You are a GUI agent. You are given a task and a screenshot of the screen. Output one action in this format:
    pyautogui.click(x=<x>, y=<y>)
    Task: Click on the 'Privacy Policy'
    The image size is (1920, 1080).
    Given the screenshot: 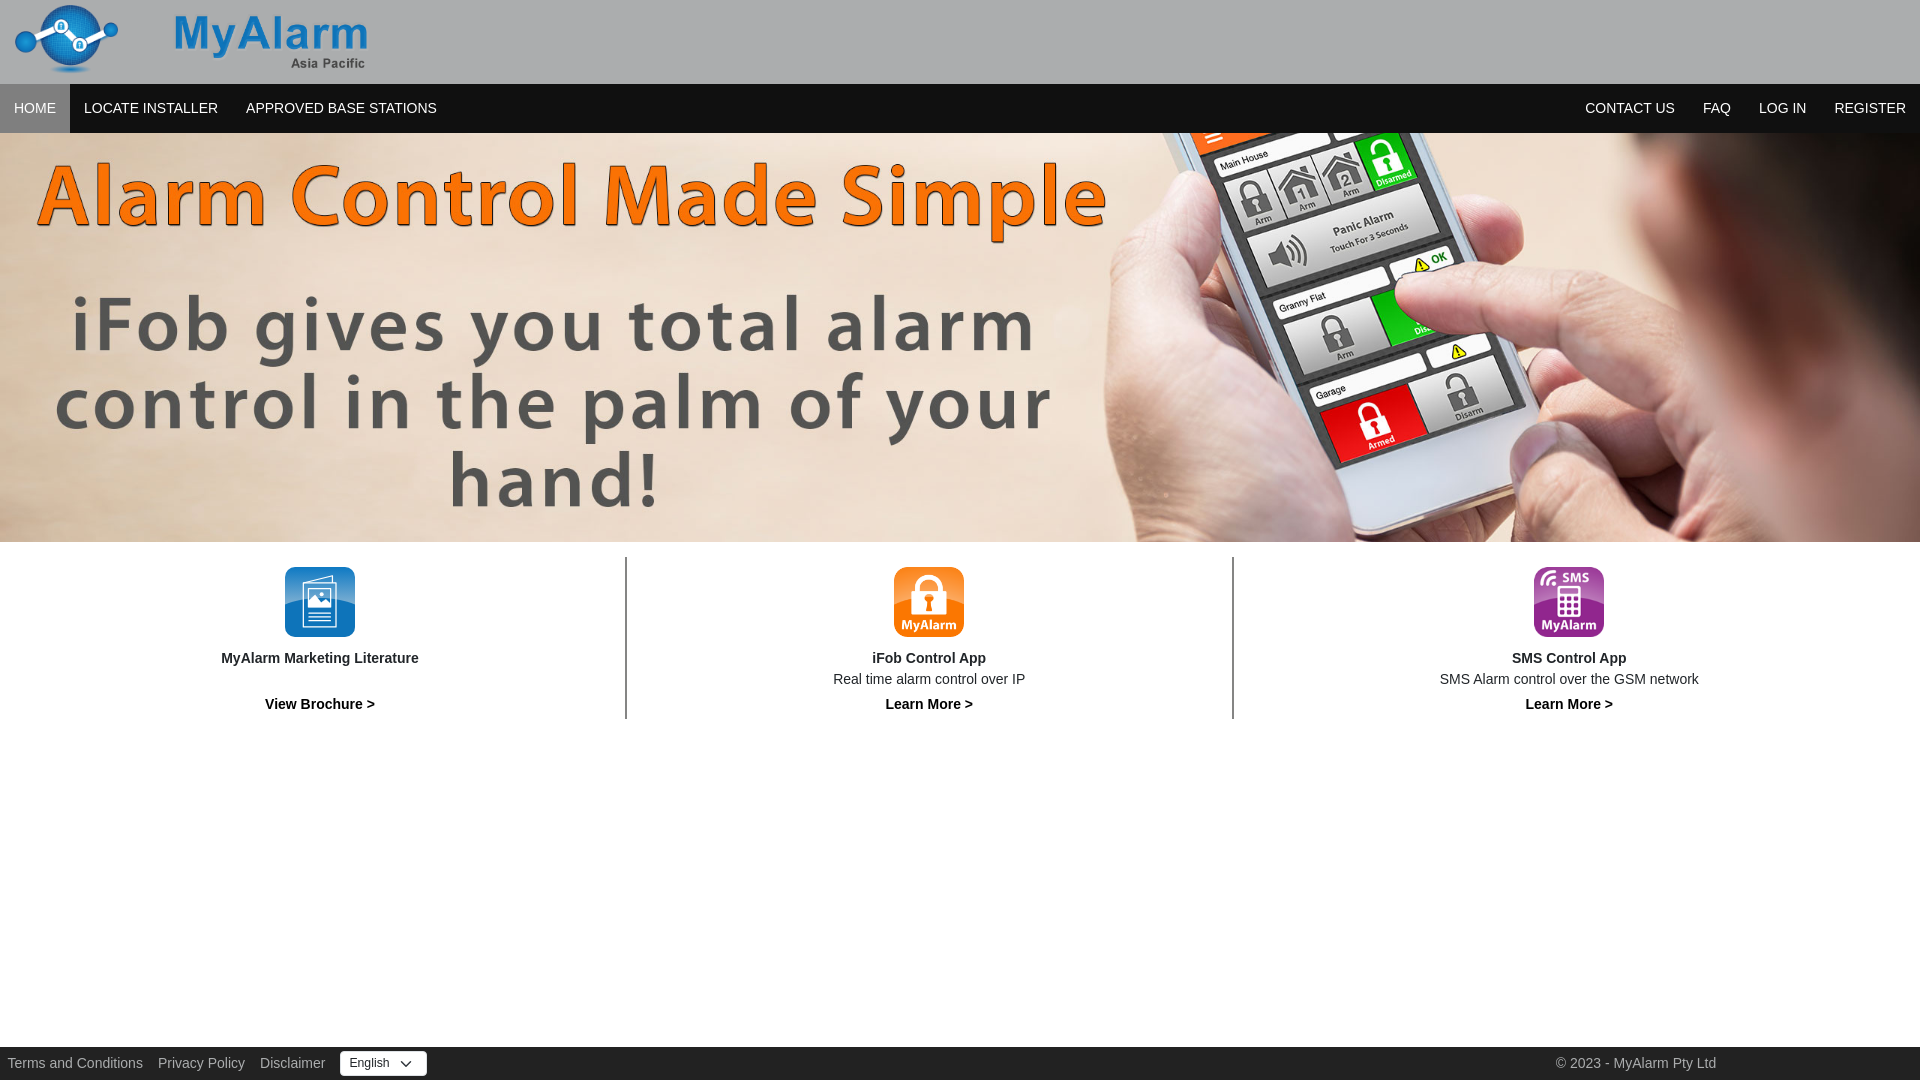 What is the action you would take?
    pyautogui.click(x=201, y=1062)
    